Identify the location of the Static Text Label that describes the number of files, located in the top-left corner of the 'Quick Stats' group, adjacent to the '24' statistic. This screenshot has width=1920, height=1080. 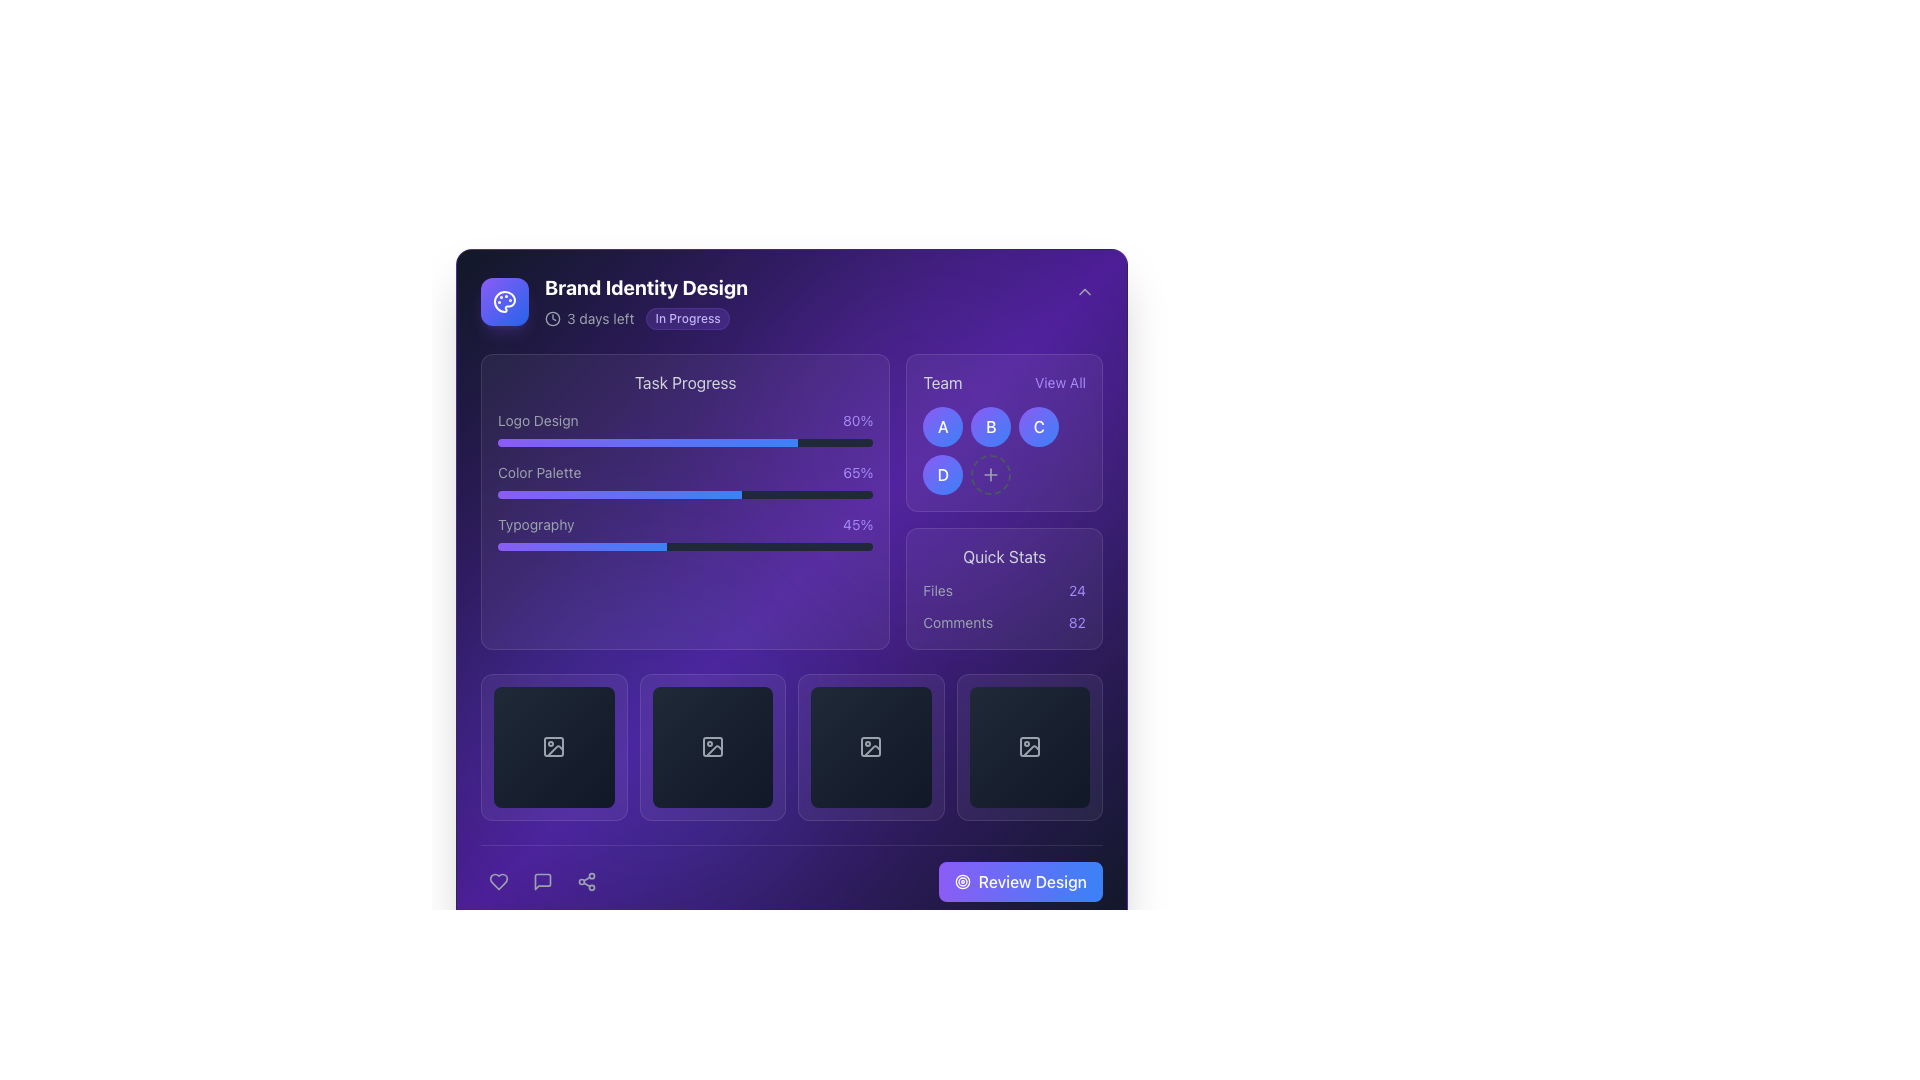
(937, 589).